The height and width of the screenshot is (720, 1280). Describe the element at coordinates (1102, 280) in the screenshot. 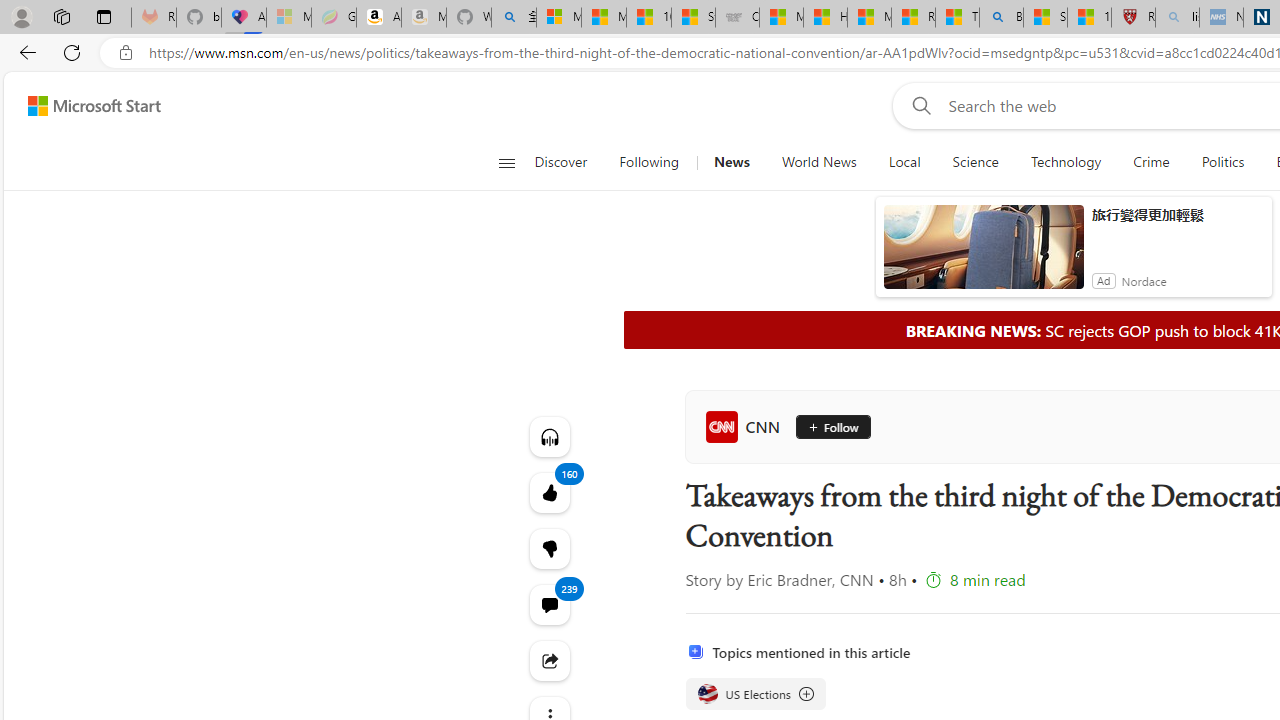

I see `'Ad'` at that location.